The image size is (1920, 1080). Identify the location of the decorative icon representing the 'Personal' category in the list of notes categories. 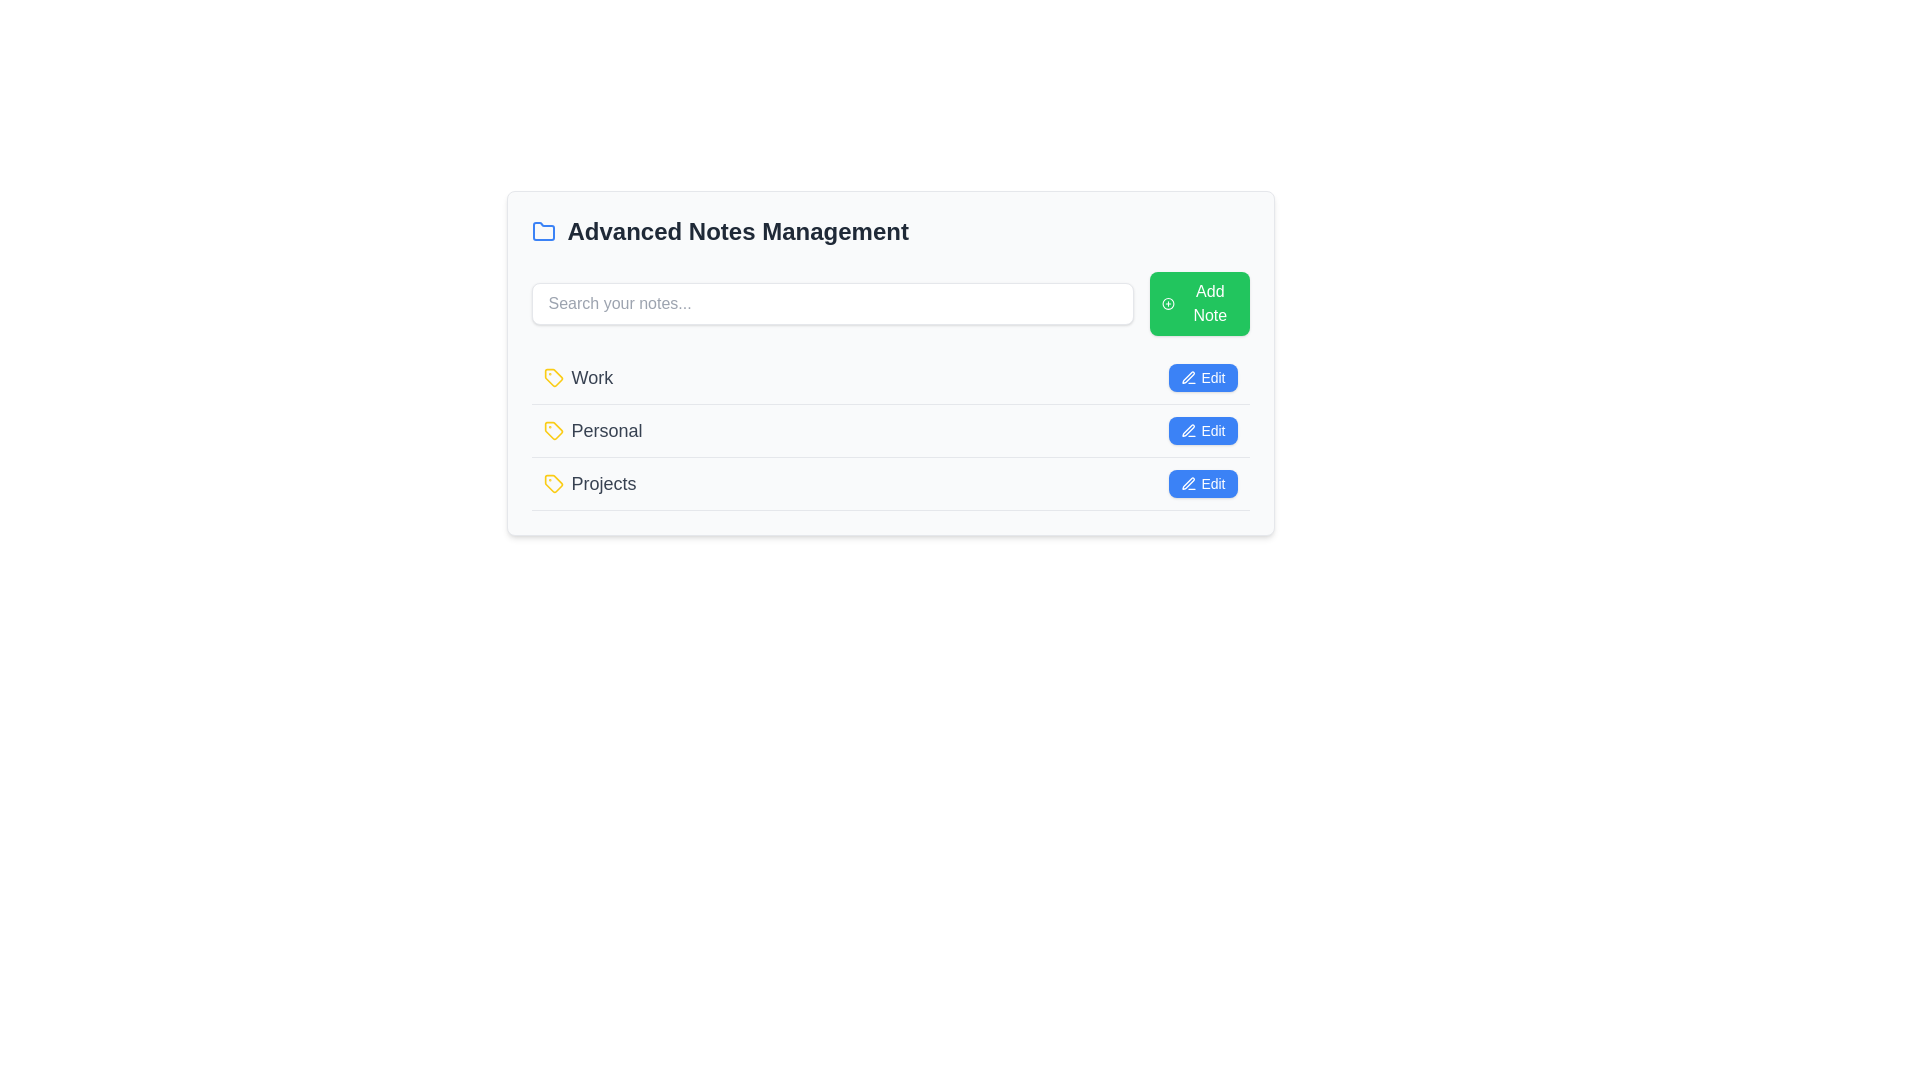
(553, 430).